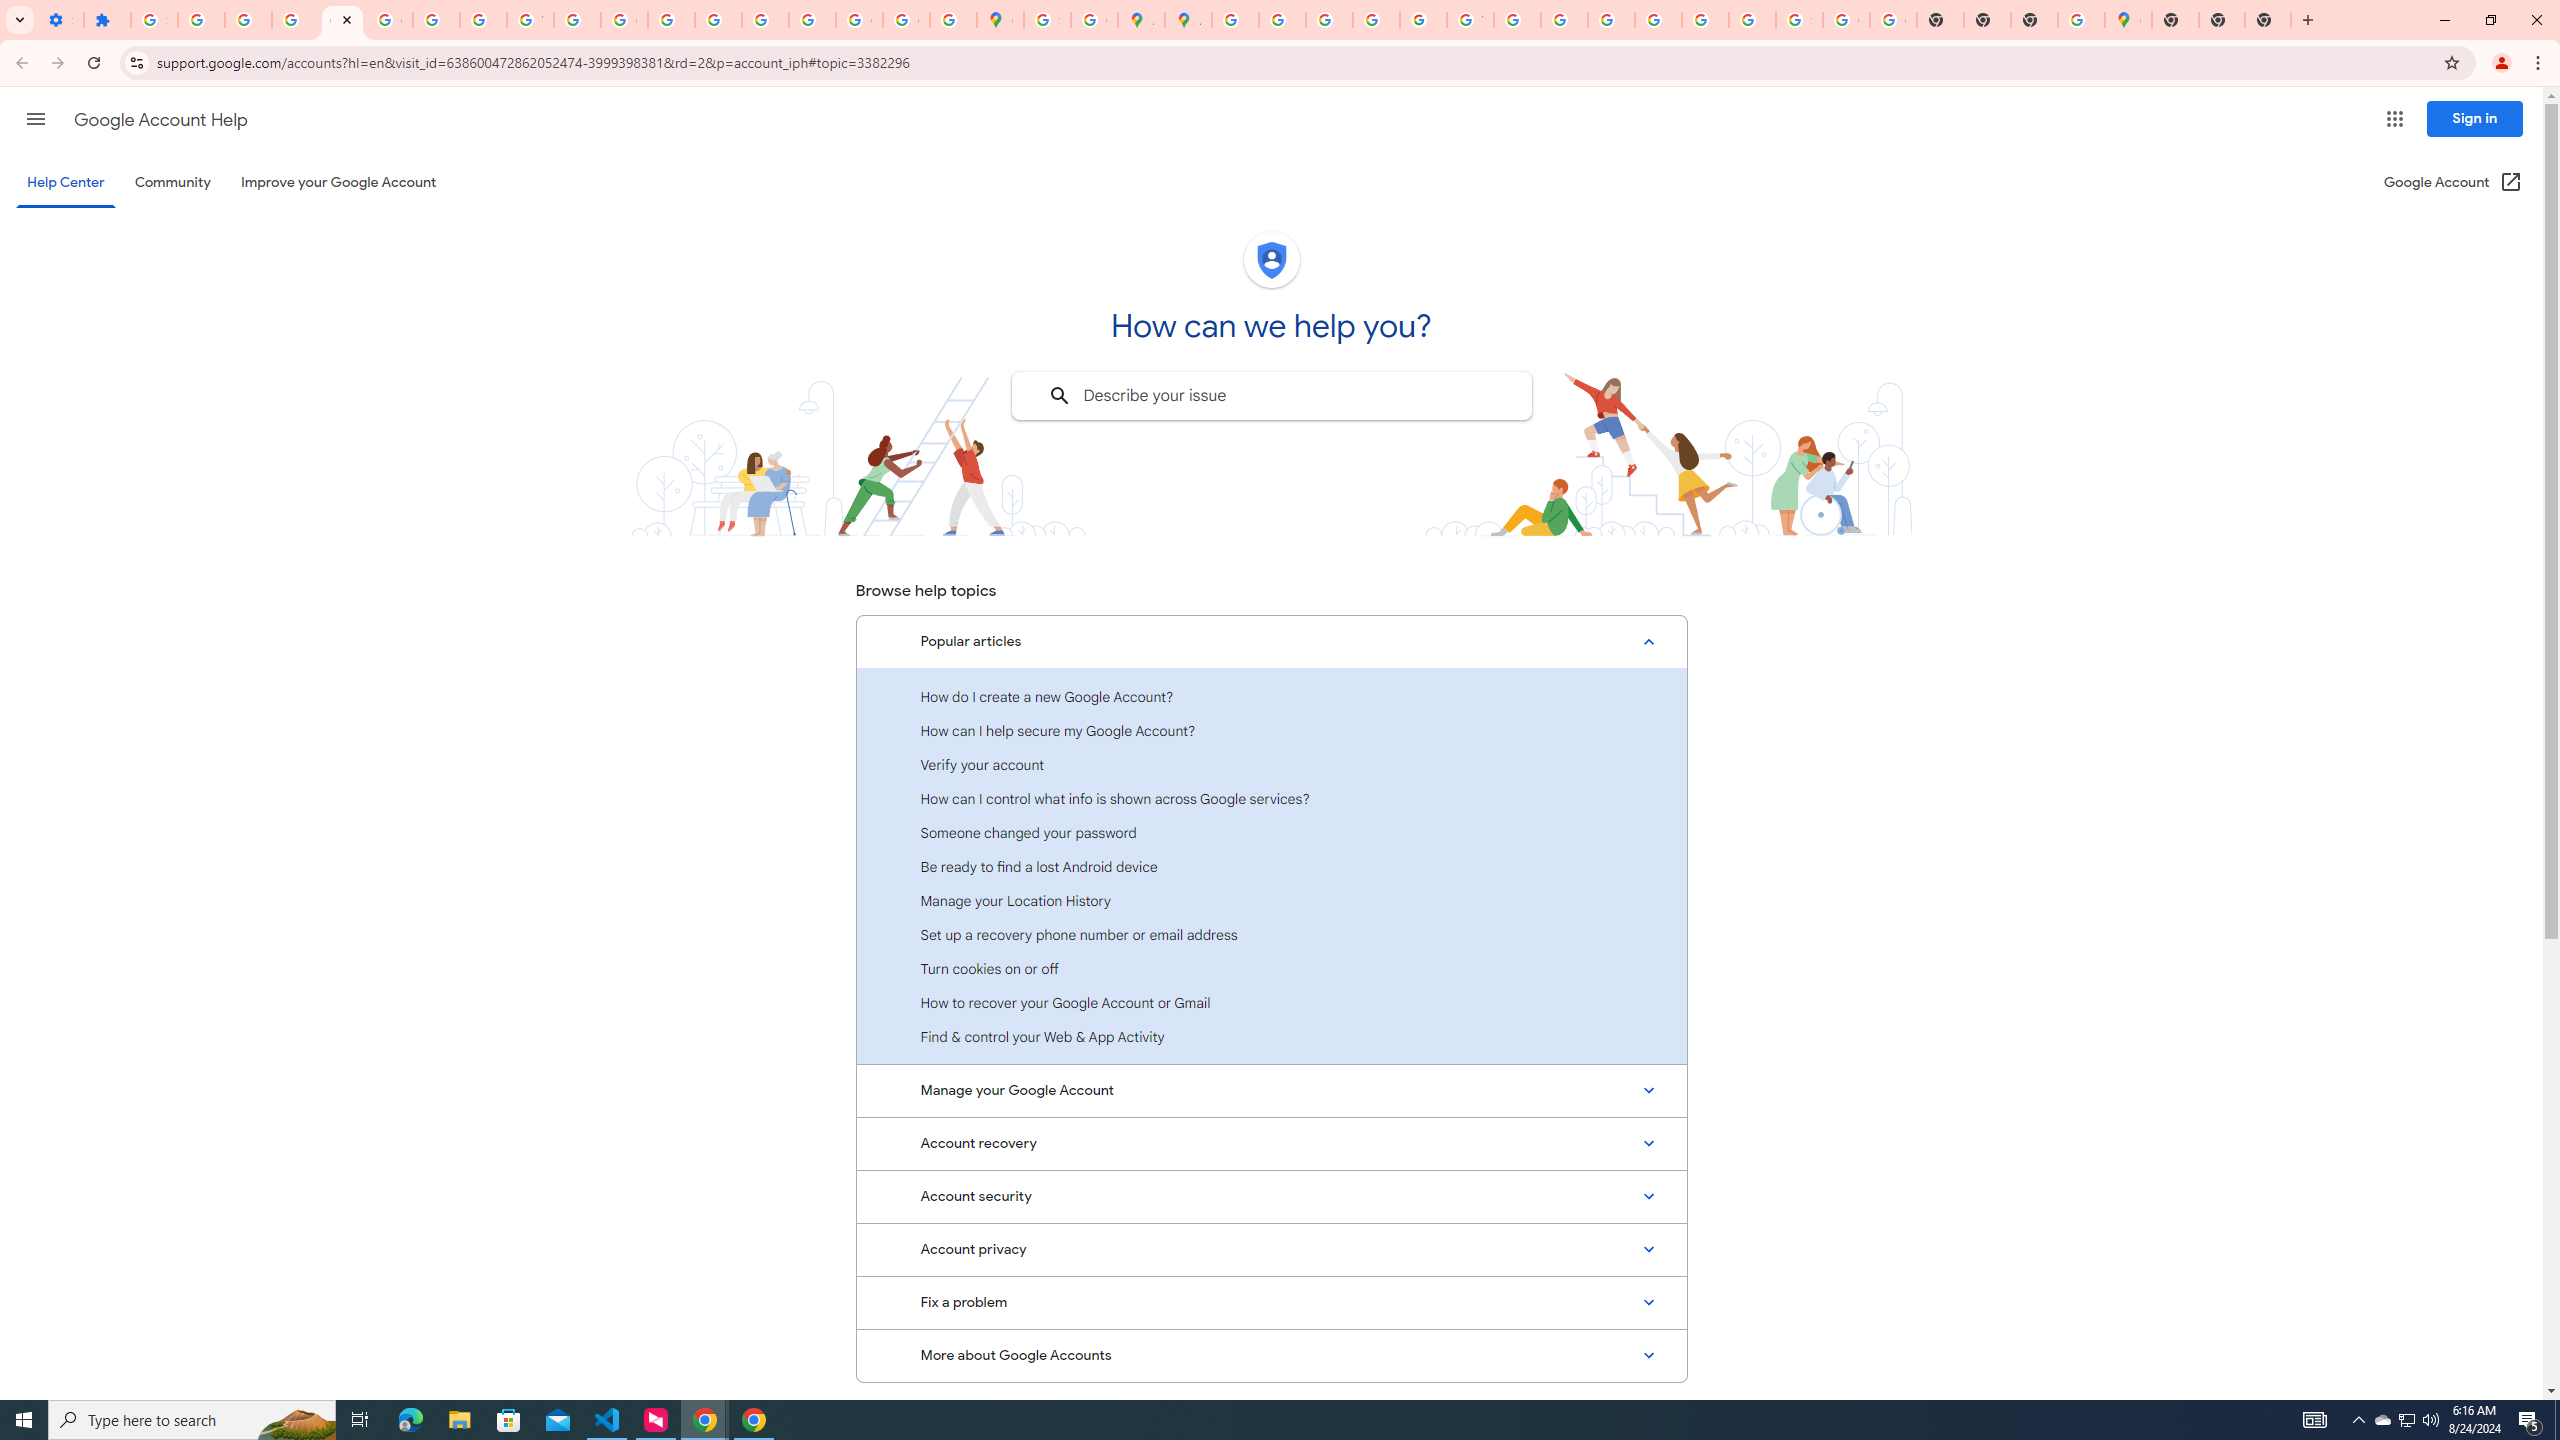 This screenshot has height=1440, width=2560. Describe the element at coordinates (1271, 395) in the screenshot. I see `'Describe your issue to find information that might help you.'` at that location.